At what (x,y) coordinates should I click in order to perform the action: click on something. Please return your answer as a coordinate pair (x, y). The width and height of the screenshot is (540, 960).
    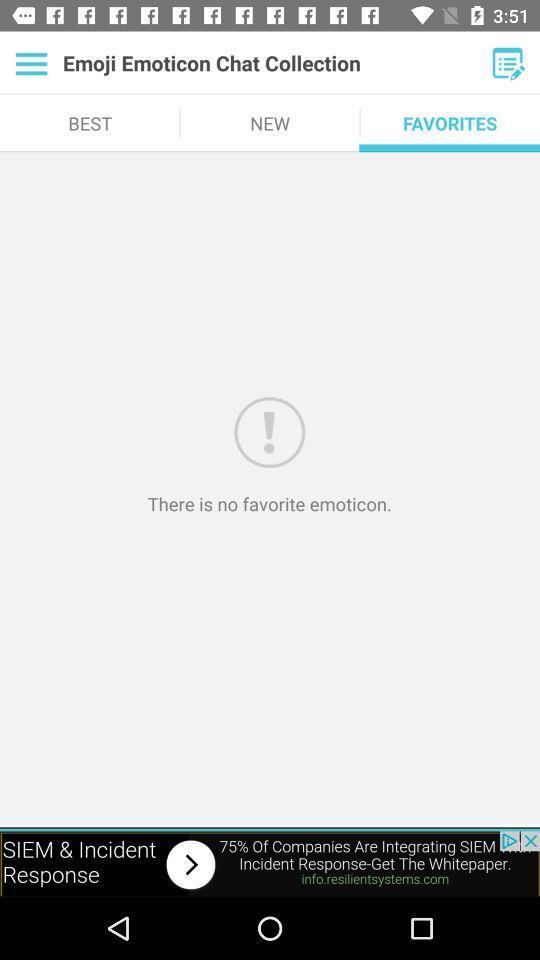
    Looking at the image, I should click on (508, 63).